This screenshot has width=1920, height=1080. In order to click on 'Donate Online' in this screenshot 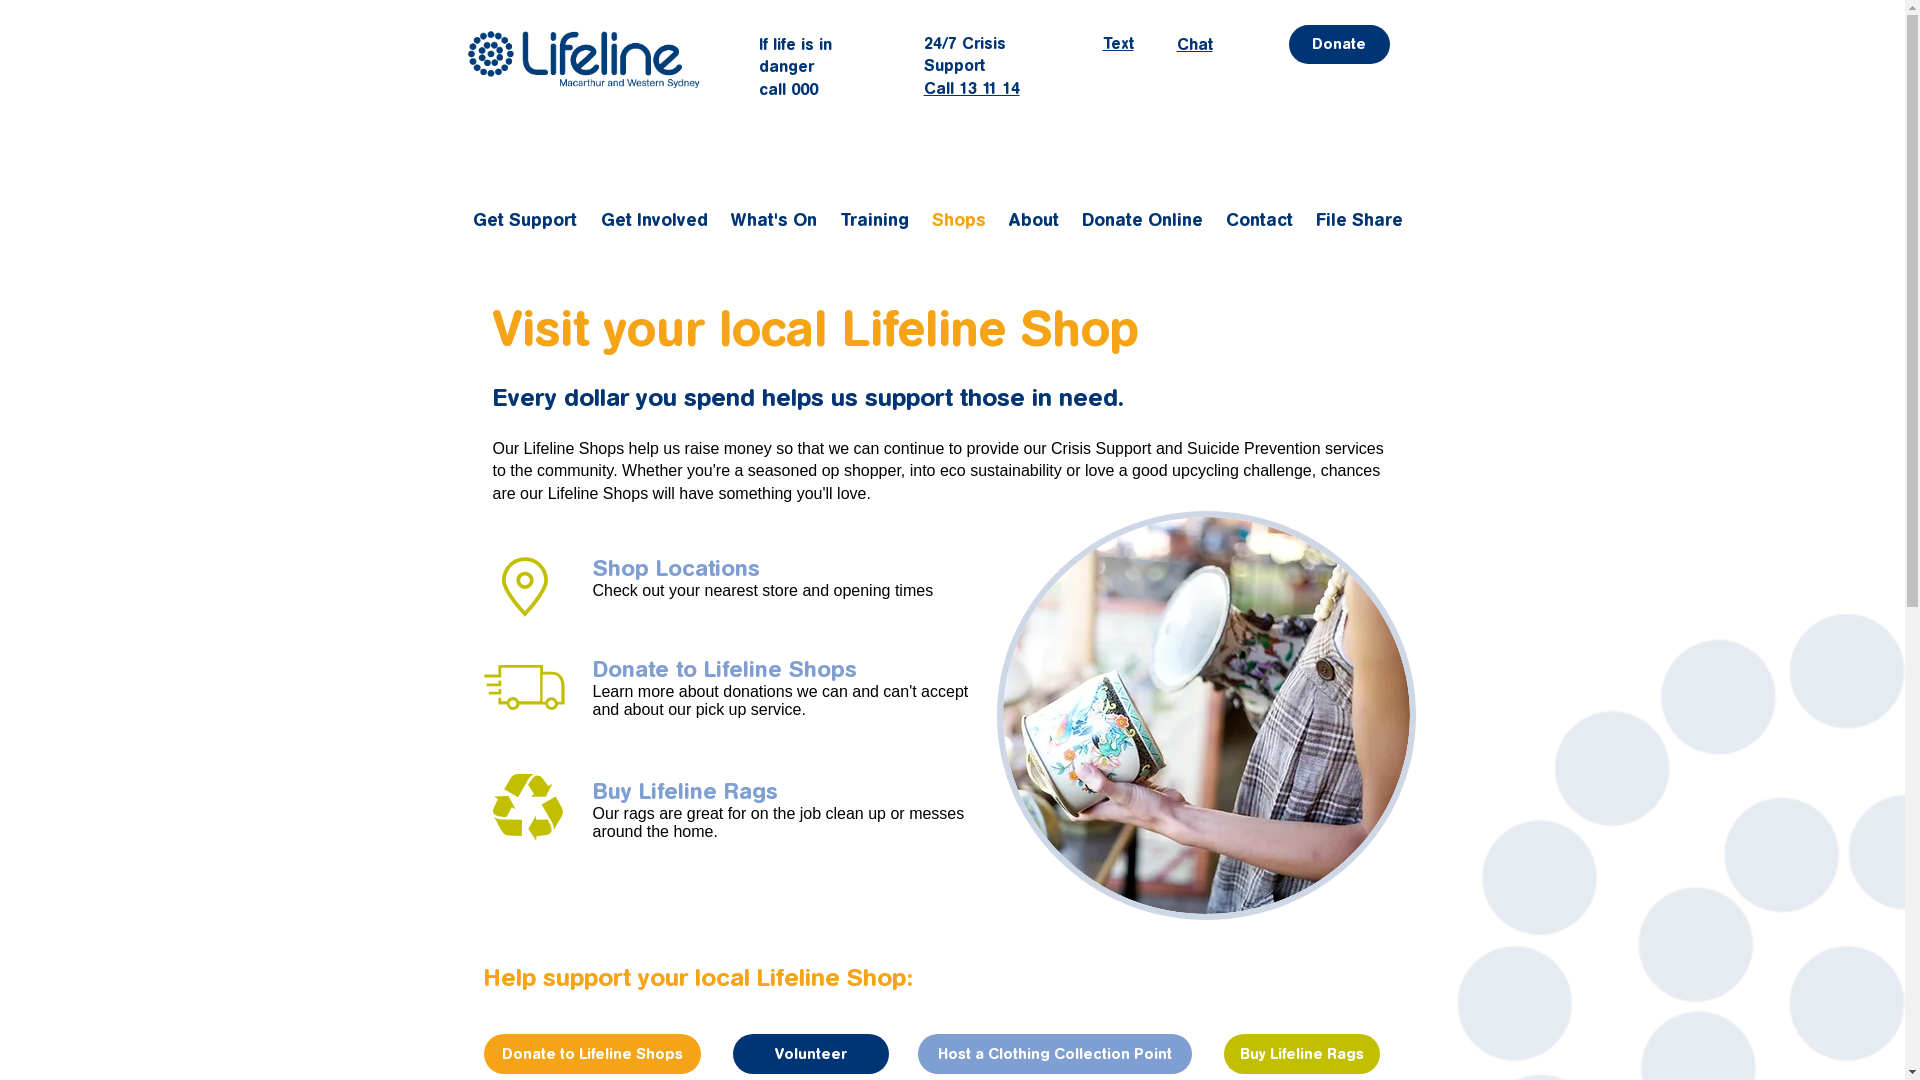, I will do `click(1143, 219)`.